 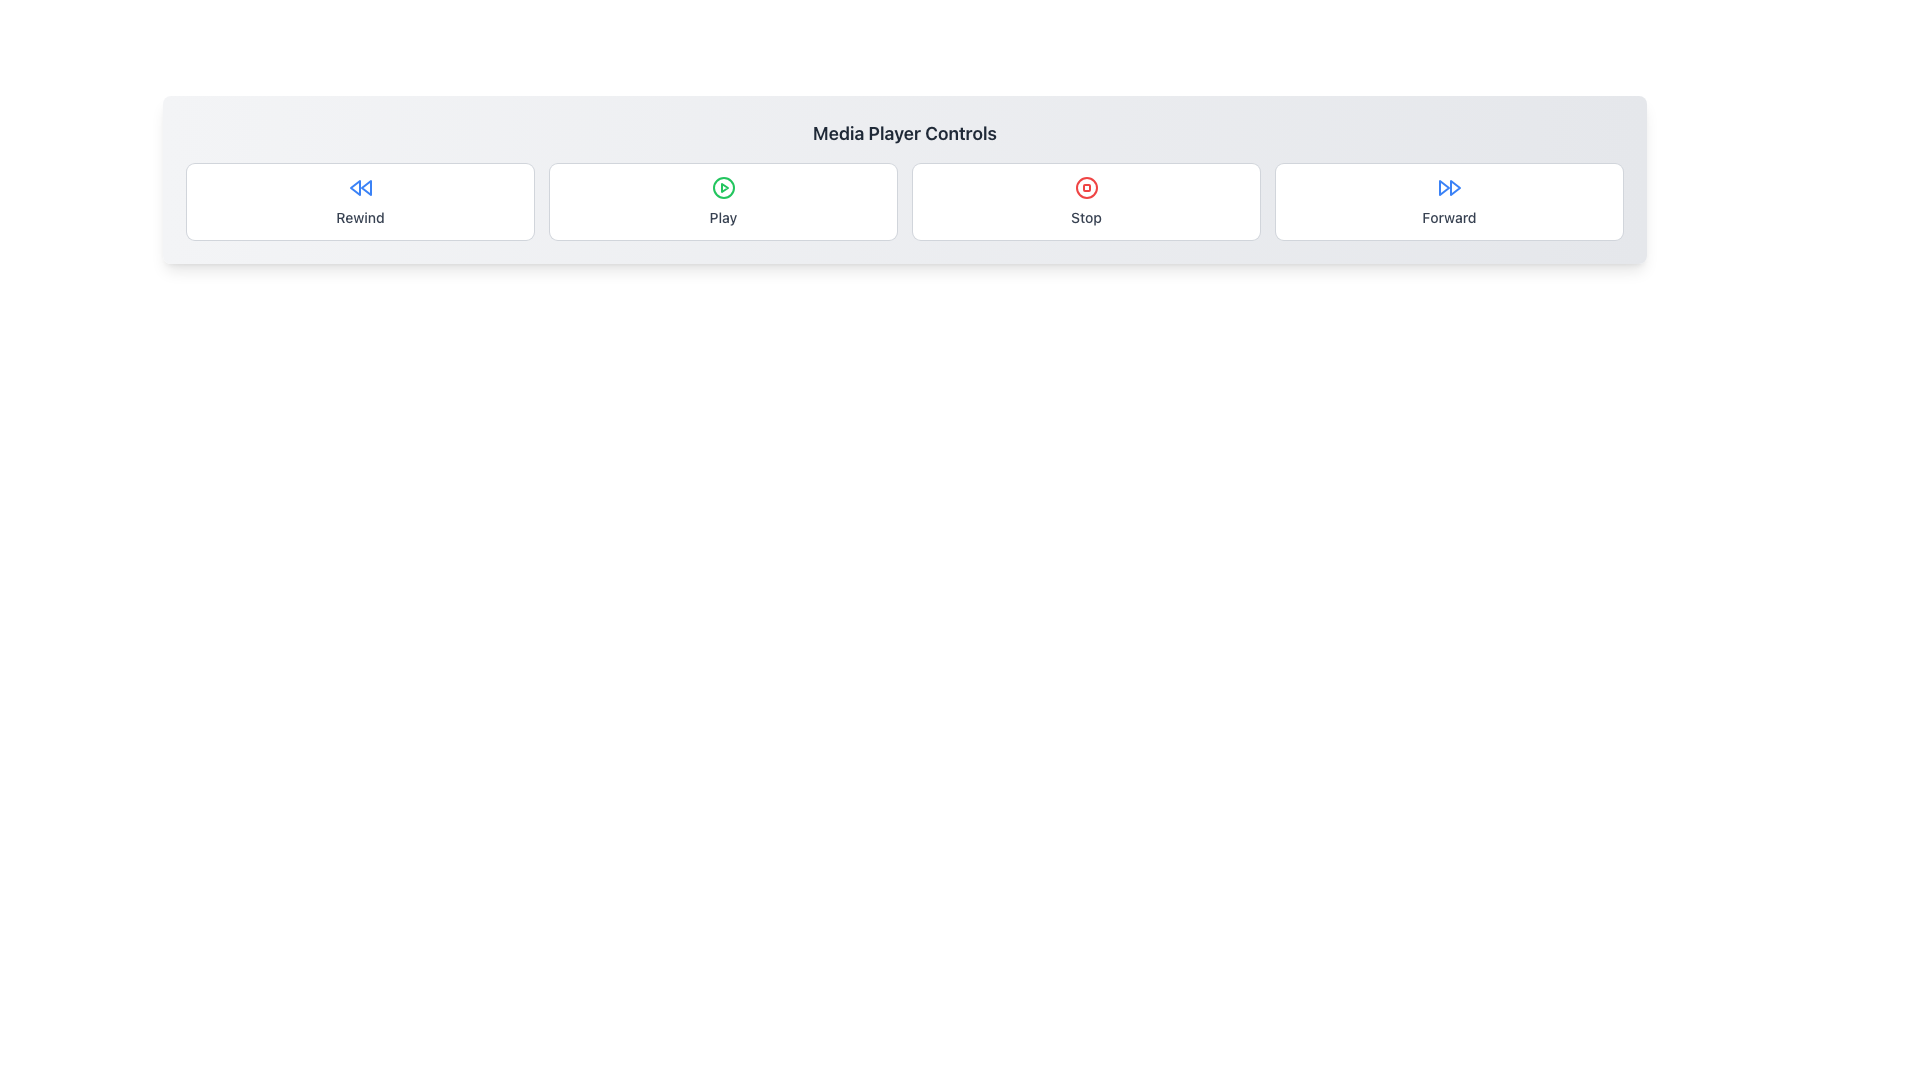 I want to click on the circular 'Stop' icon, which is centered within the media control labeled 'Stop' and has a solid border, so click(x=1085, y=188).